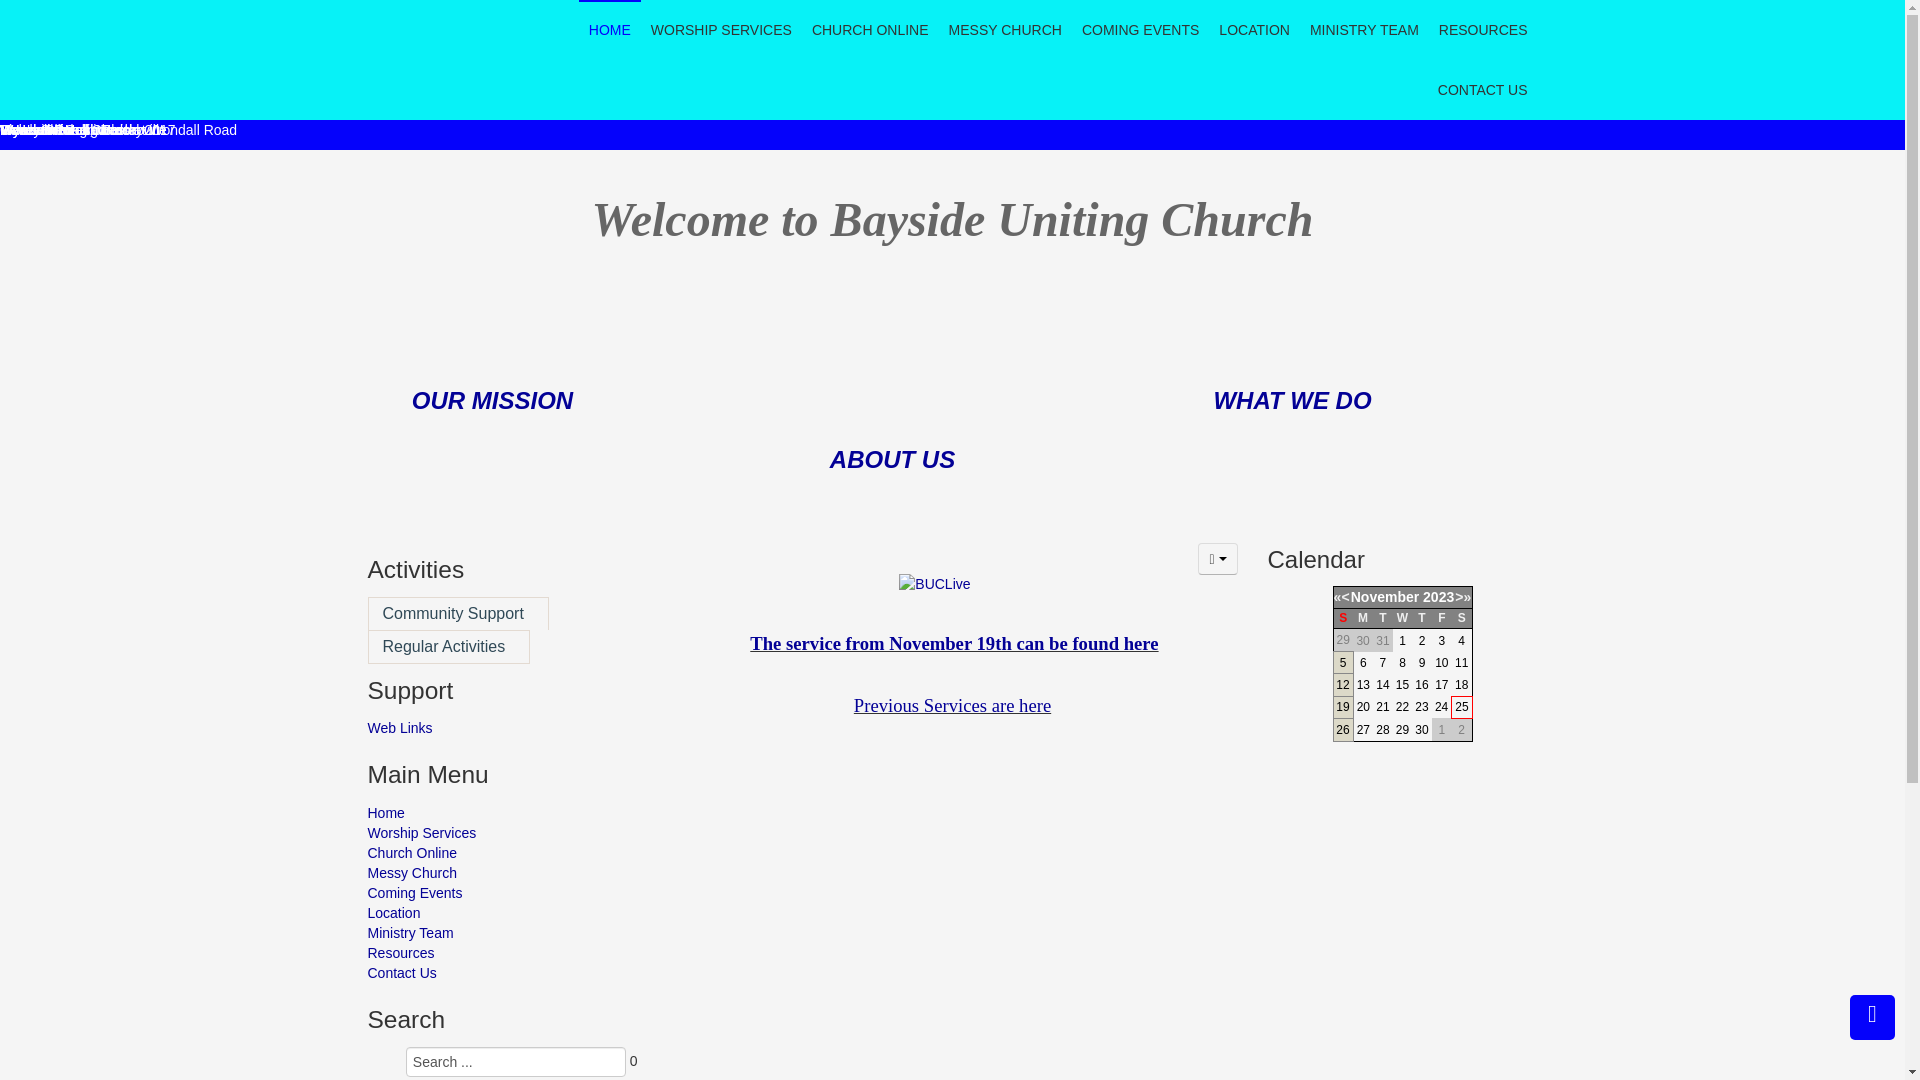 The height and width of the screenshot is (1080, 1920). I want to click on 'WORSHIP SERVICES', so click(720, 30).